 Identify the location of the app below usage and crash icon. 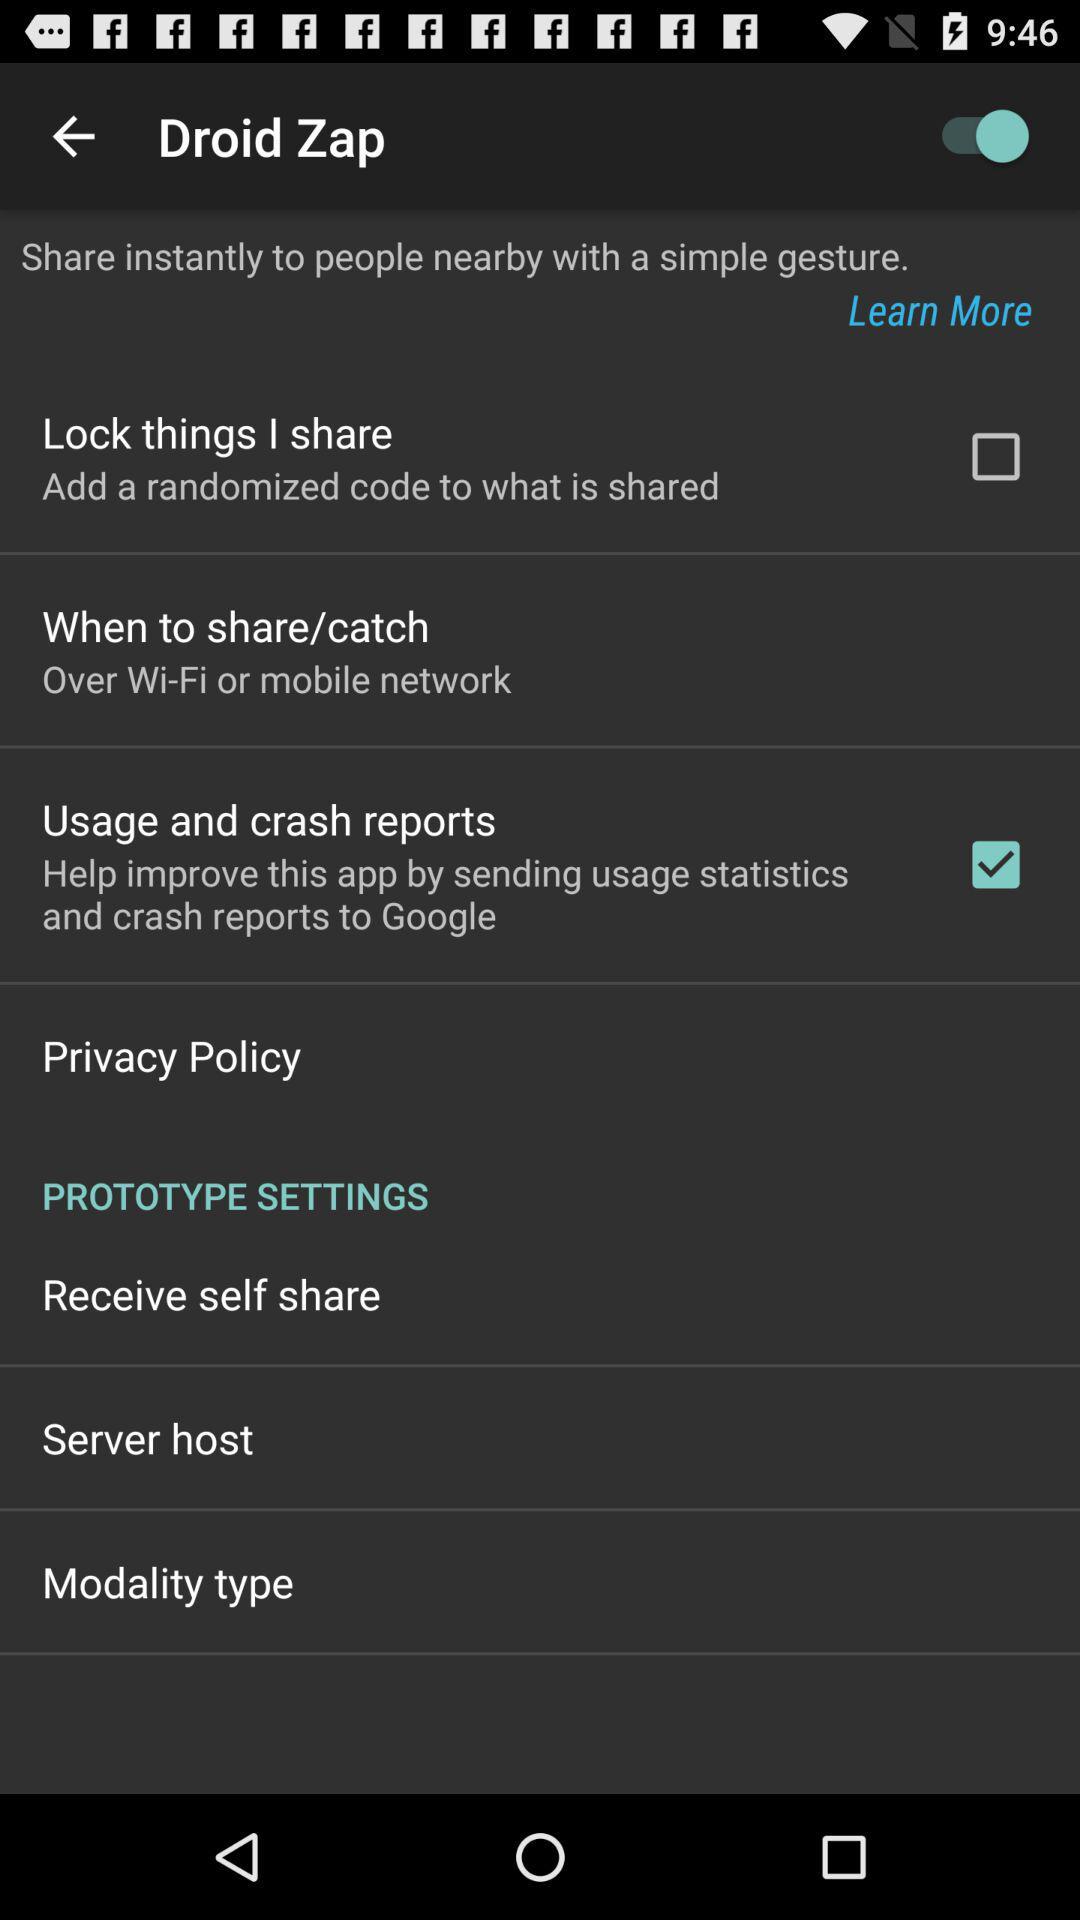
(477, 892).